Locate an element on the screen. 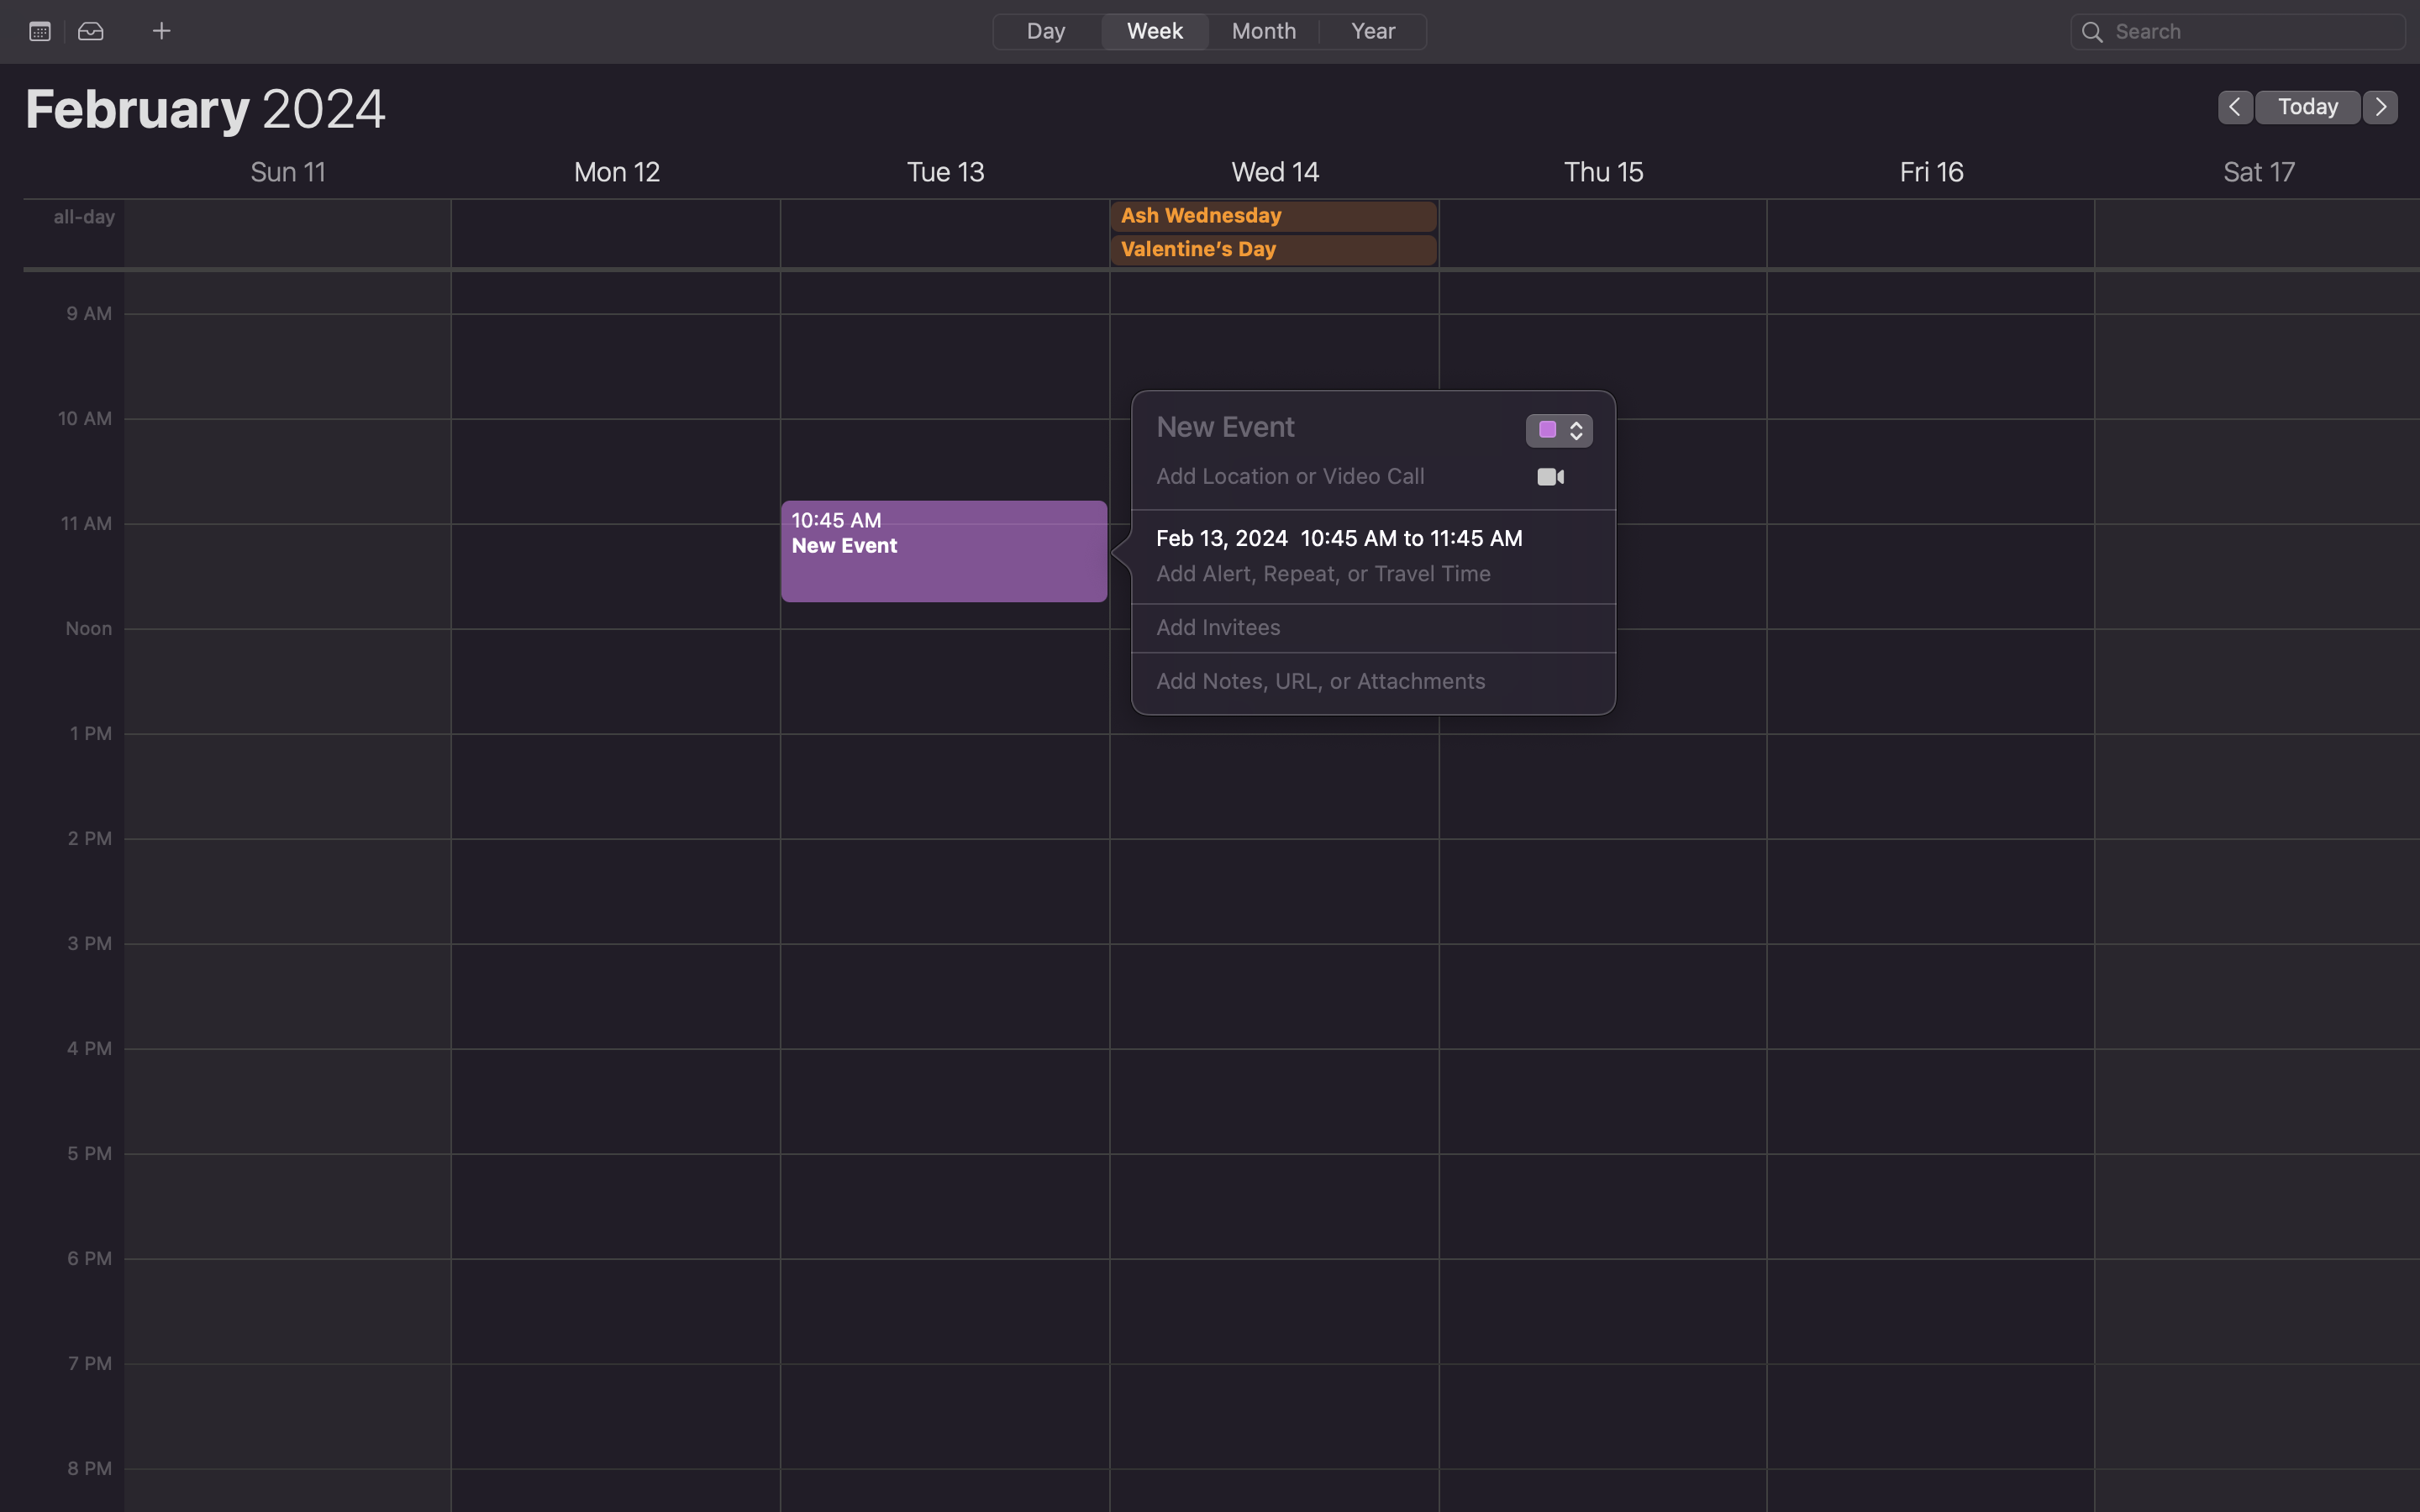 The height and width of the screenshot is (1512, 2420). Insert the notice "Please bring your laptops for the presentation" is located at coordinates (1351, 682).